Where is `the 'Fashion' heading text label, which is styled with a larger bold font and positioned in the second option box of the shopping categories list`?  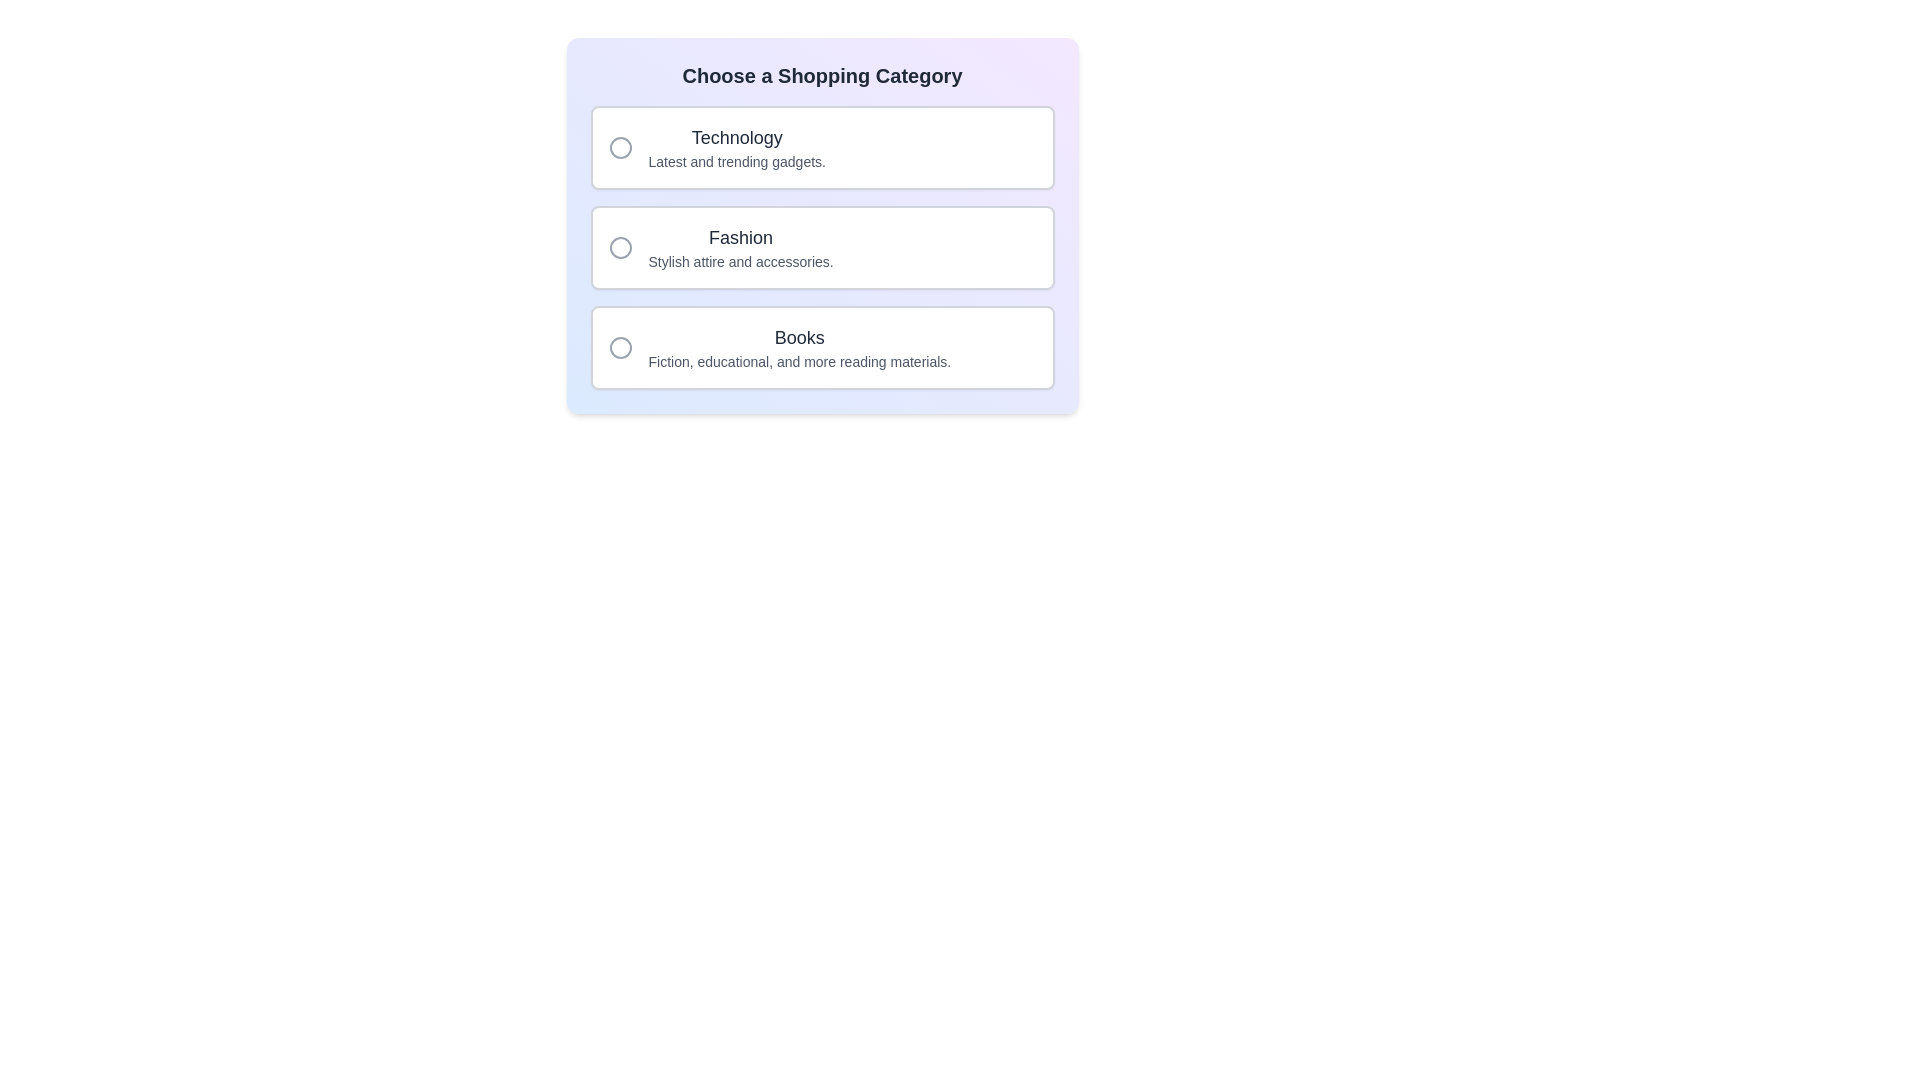
the 'Fashion' heading text label, which is styled with a larger bold font and positioned in the second option box of the shopping categories list is located at coordinates (740, 246).